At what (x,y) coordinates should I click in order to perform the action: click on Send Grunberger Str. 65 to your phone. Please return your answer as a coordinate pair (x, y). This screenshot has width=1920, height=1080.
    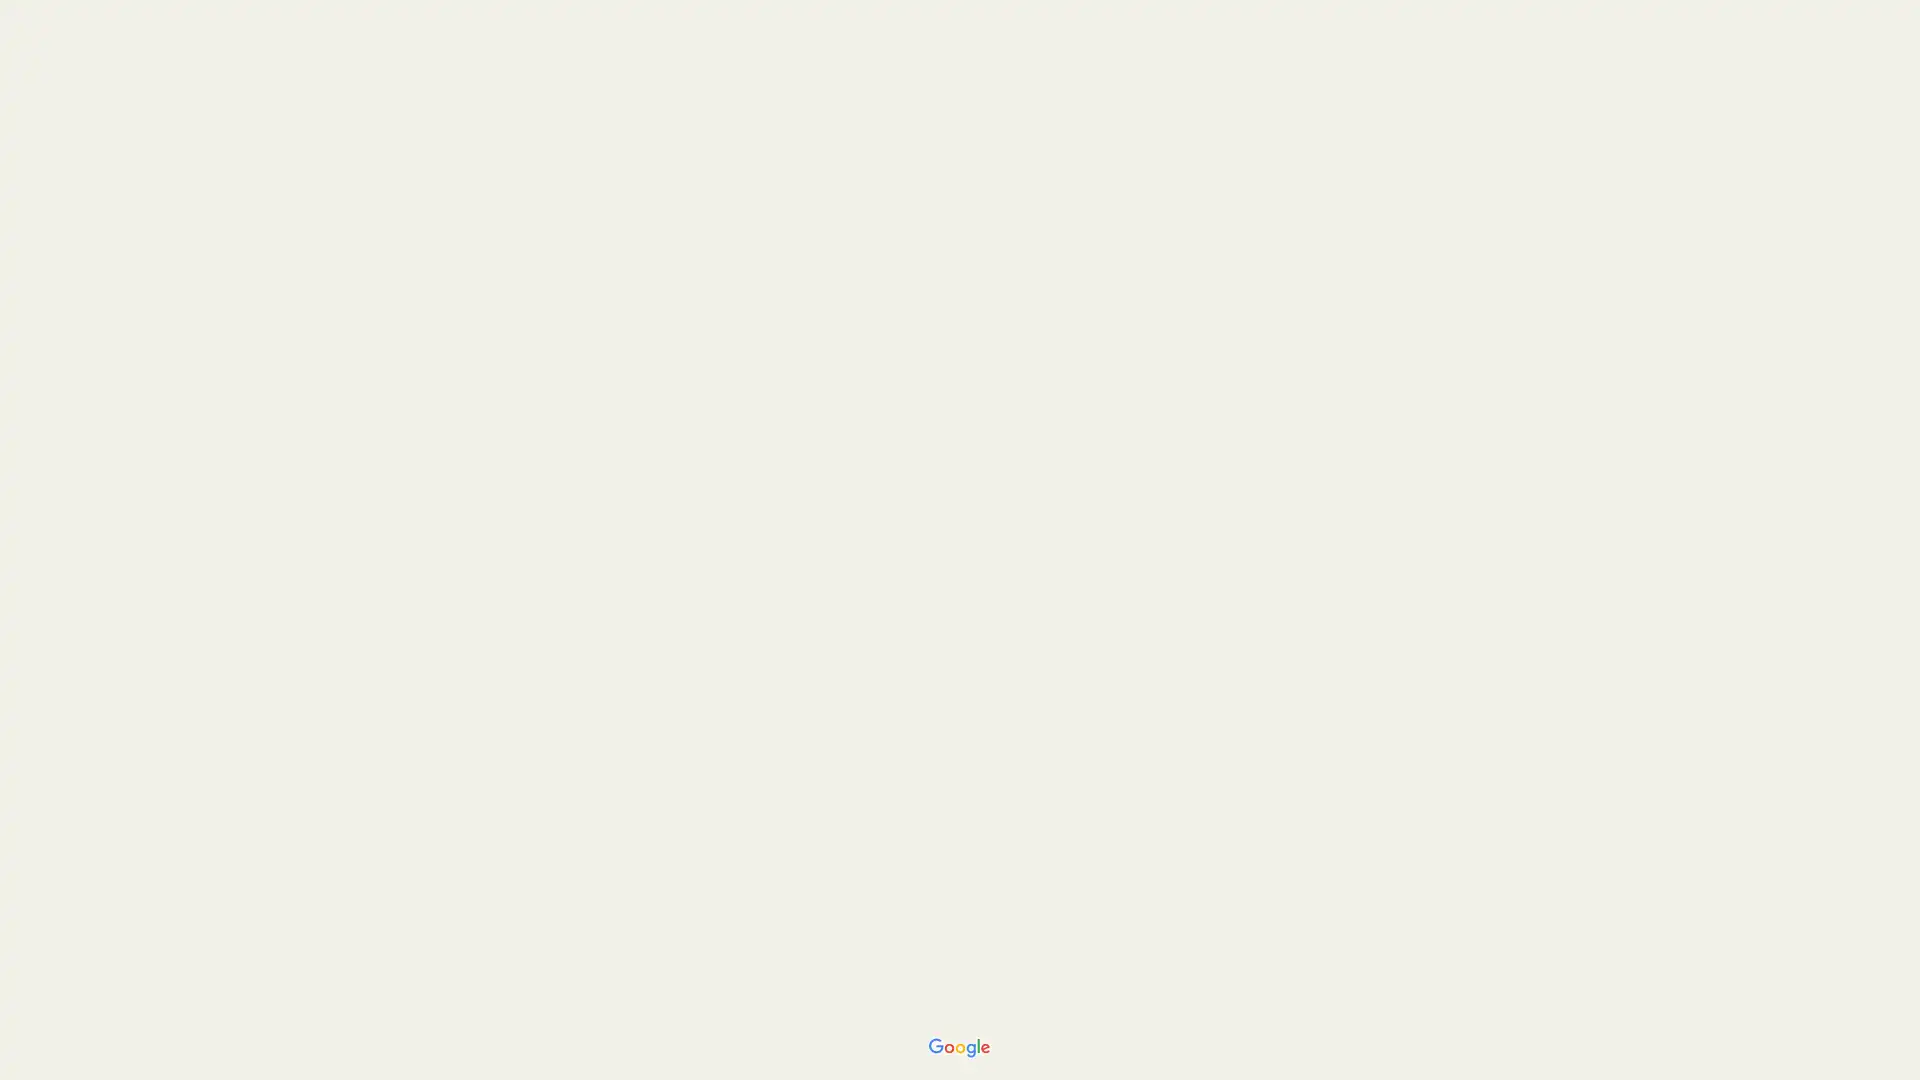
    Looking at the image, I should click on (275, 407).